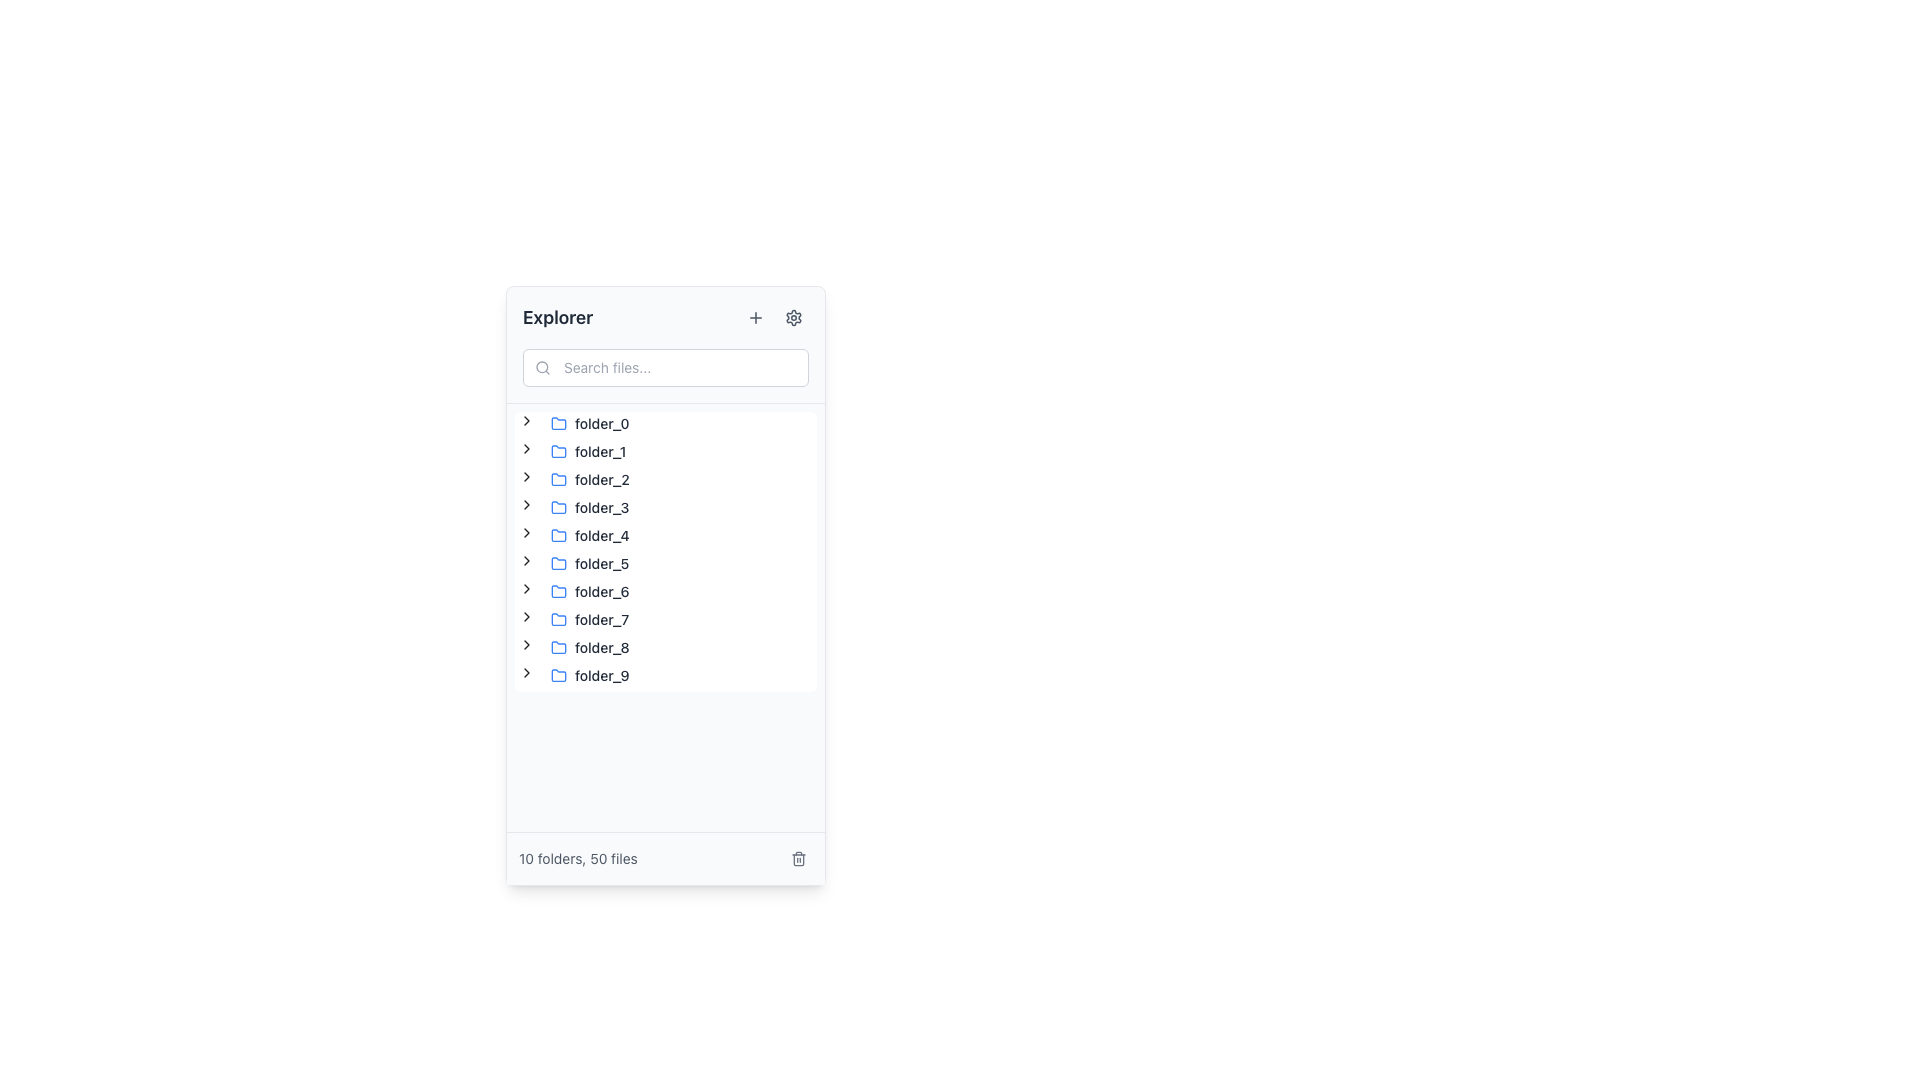  I want to click on the right-facing chevron icon in the folder list, so click(527, 644).